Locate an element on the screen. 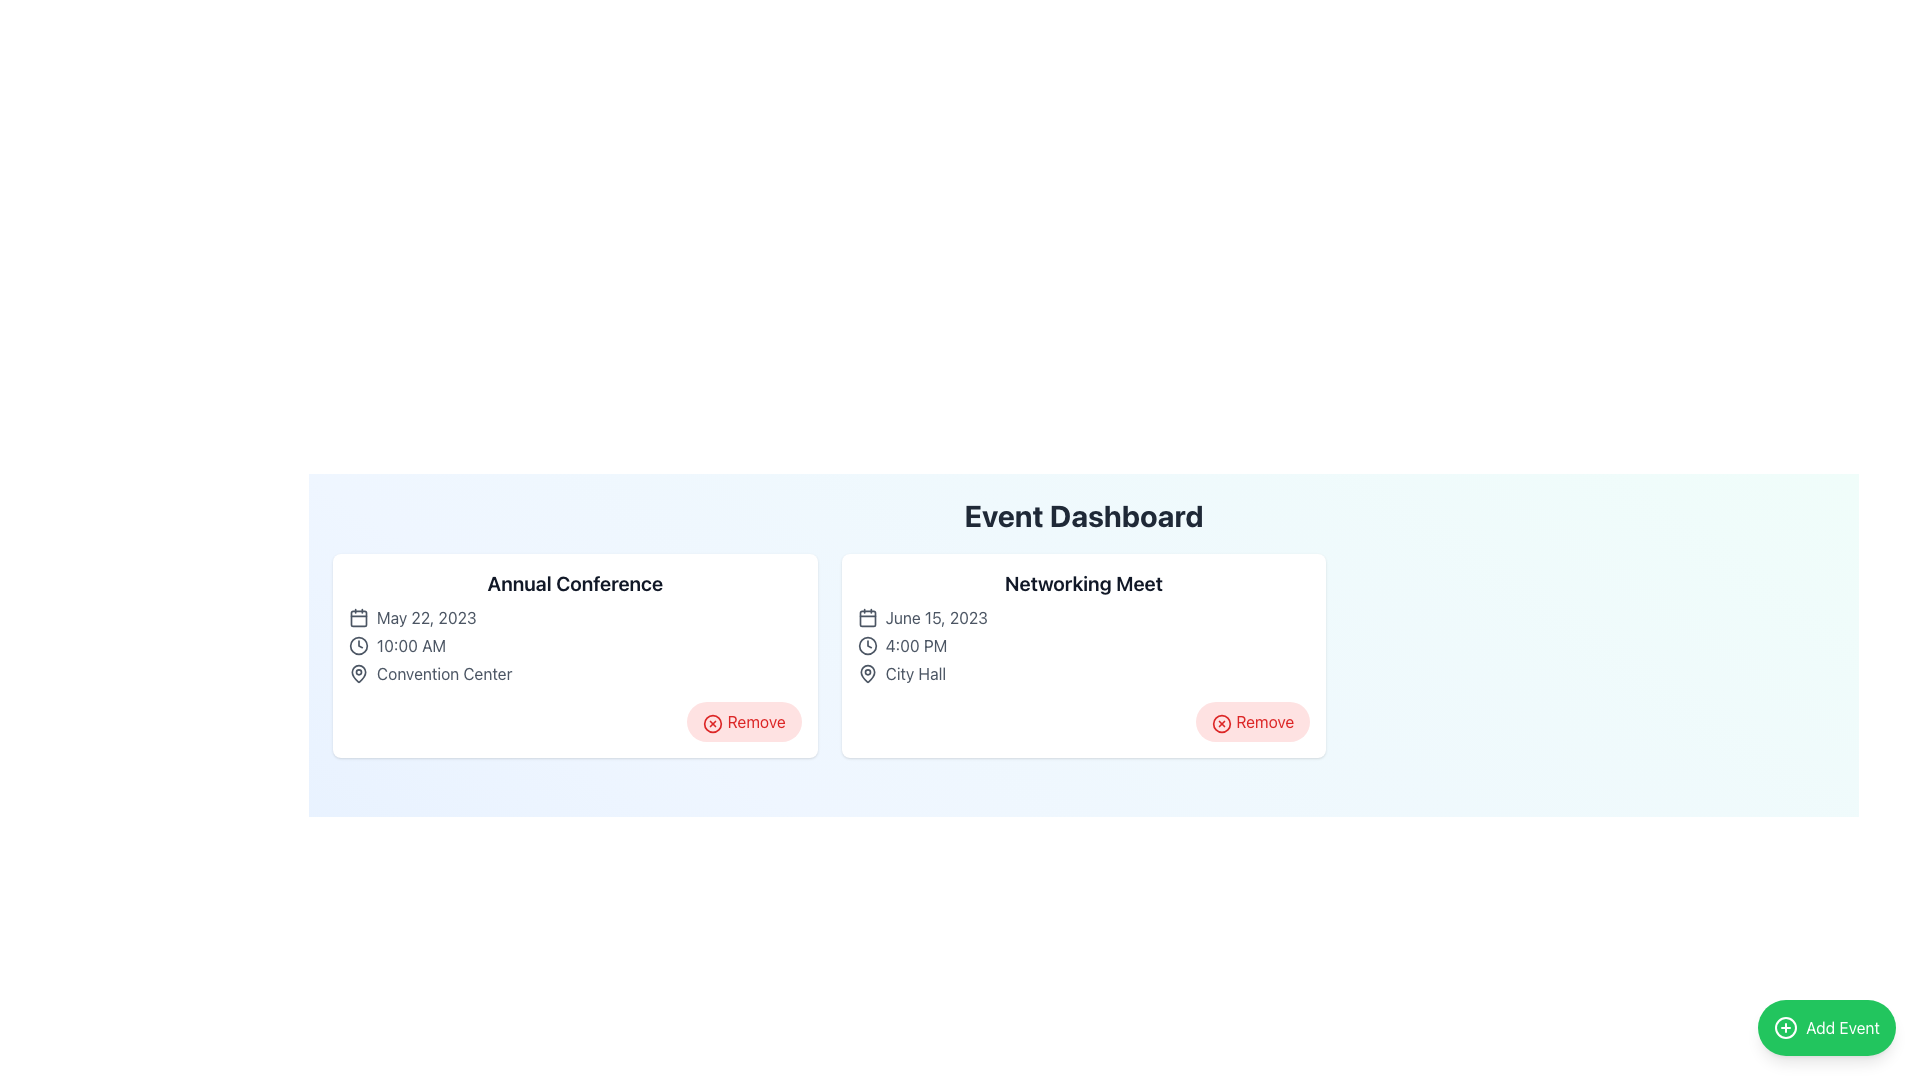 This screenshot has width=1920, height=1080. the 'City Hall' text label, which is styled in gray and positioned next to a location pin icon within the event details for 'Networking Meet' is located at coordinates (914, 674).